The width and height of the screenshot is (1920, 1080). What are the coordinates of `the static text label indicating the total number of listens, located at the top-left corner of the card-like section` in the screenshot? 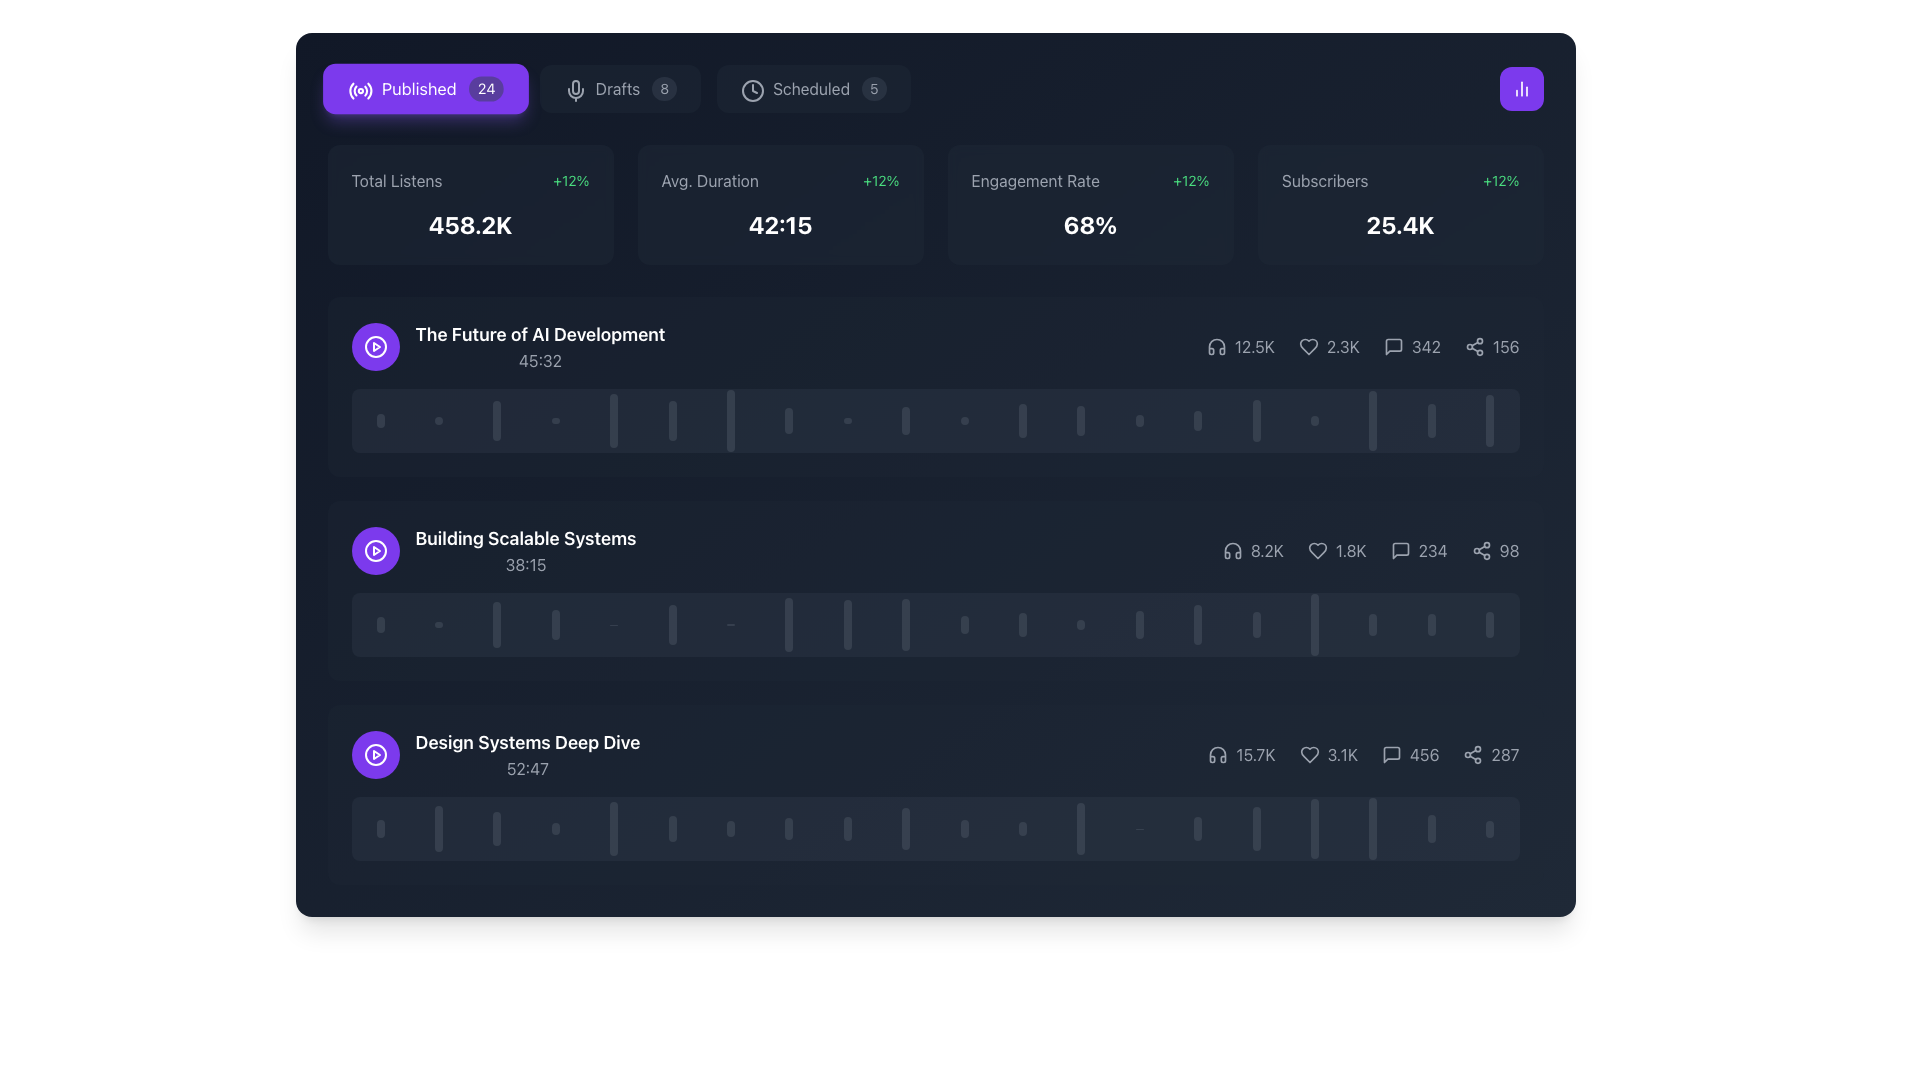 It's located at (397, 181).